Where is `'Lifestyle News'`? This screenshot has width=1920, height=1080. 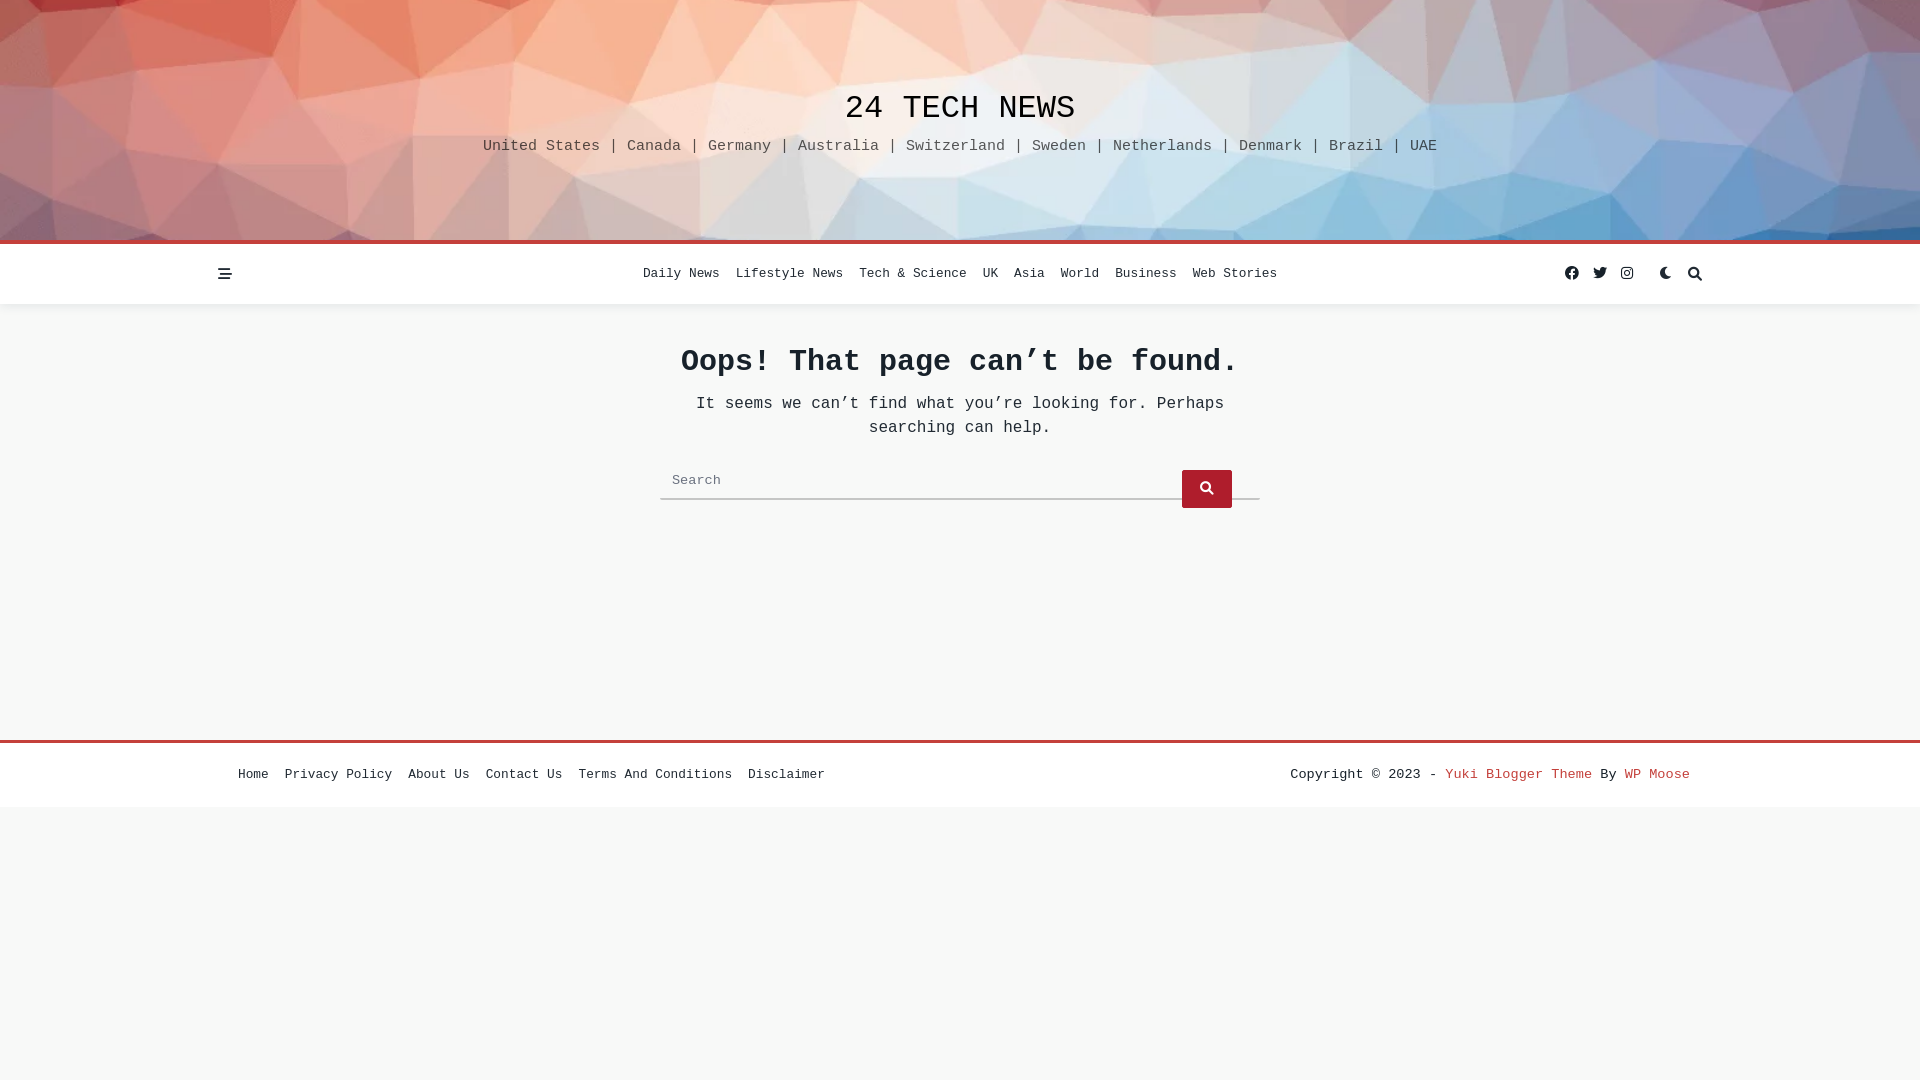 'Lifestyle News' is located at coordinates (789, 273).